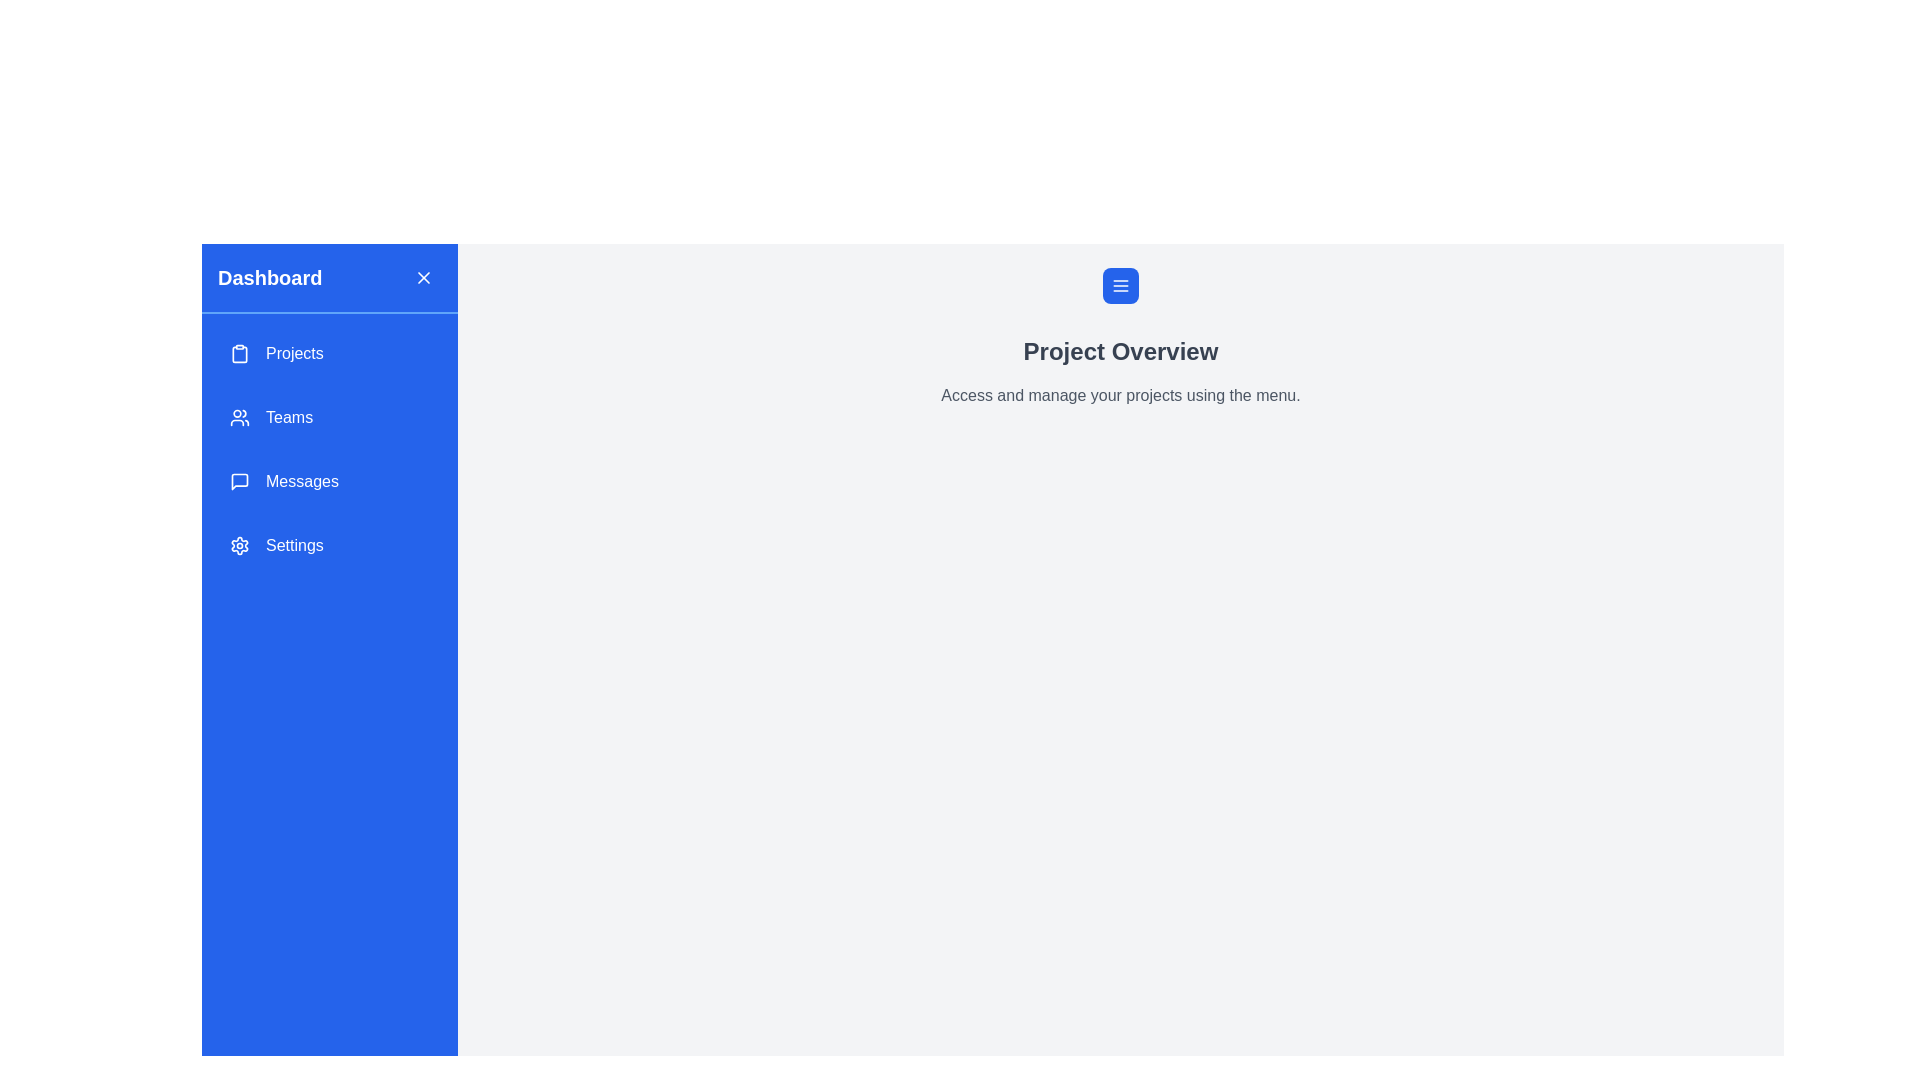 The image size is (1920, 1080). I want to click on the close or cancel button, which is a small 'X' icon on a circular blue background located in the top-right corner of the blue sidebar, next to 'Dashboard', so click(422, 277).